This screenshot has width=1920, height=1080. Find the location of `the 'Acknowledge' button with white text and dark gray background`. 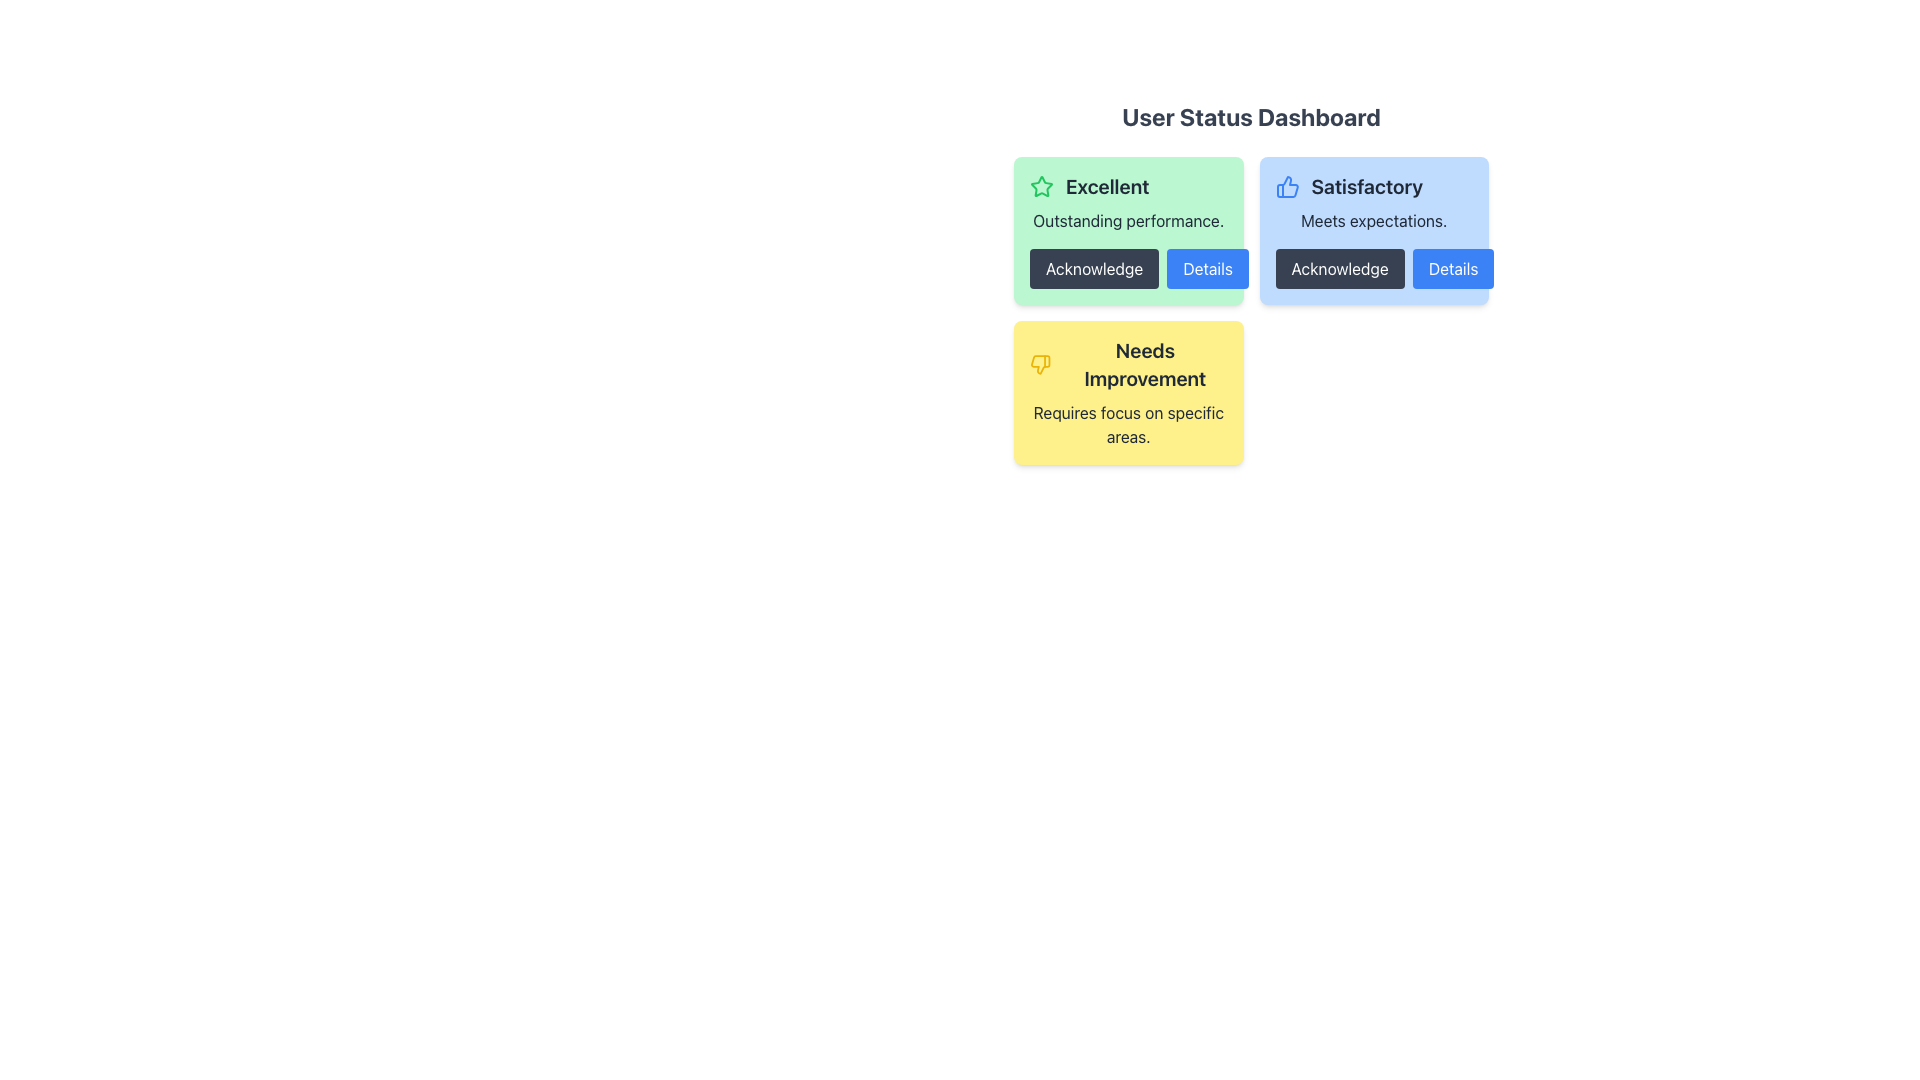

the 'Acknowledge' button with white text and dark gray background is located at coordinates (1093, 268).